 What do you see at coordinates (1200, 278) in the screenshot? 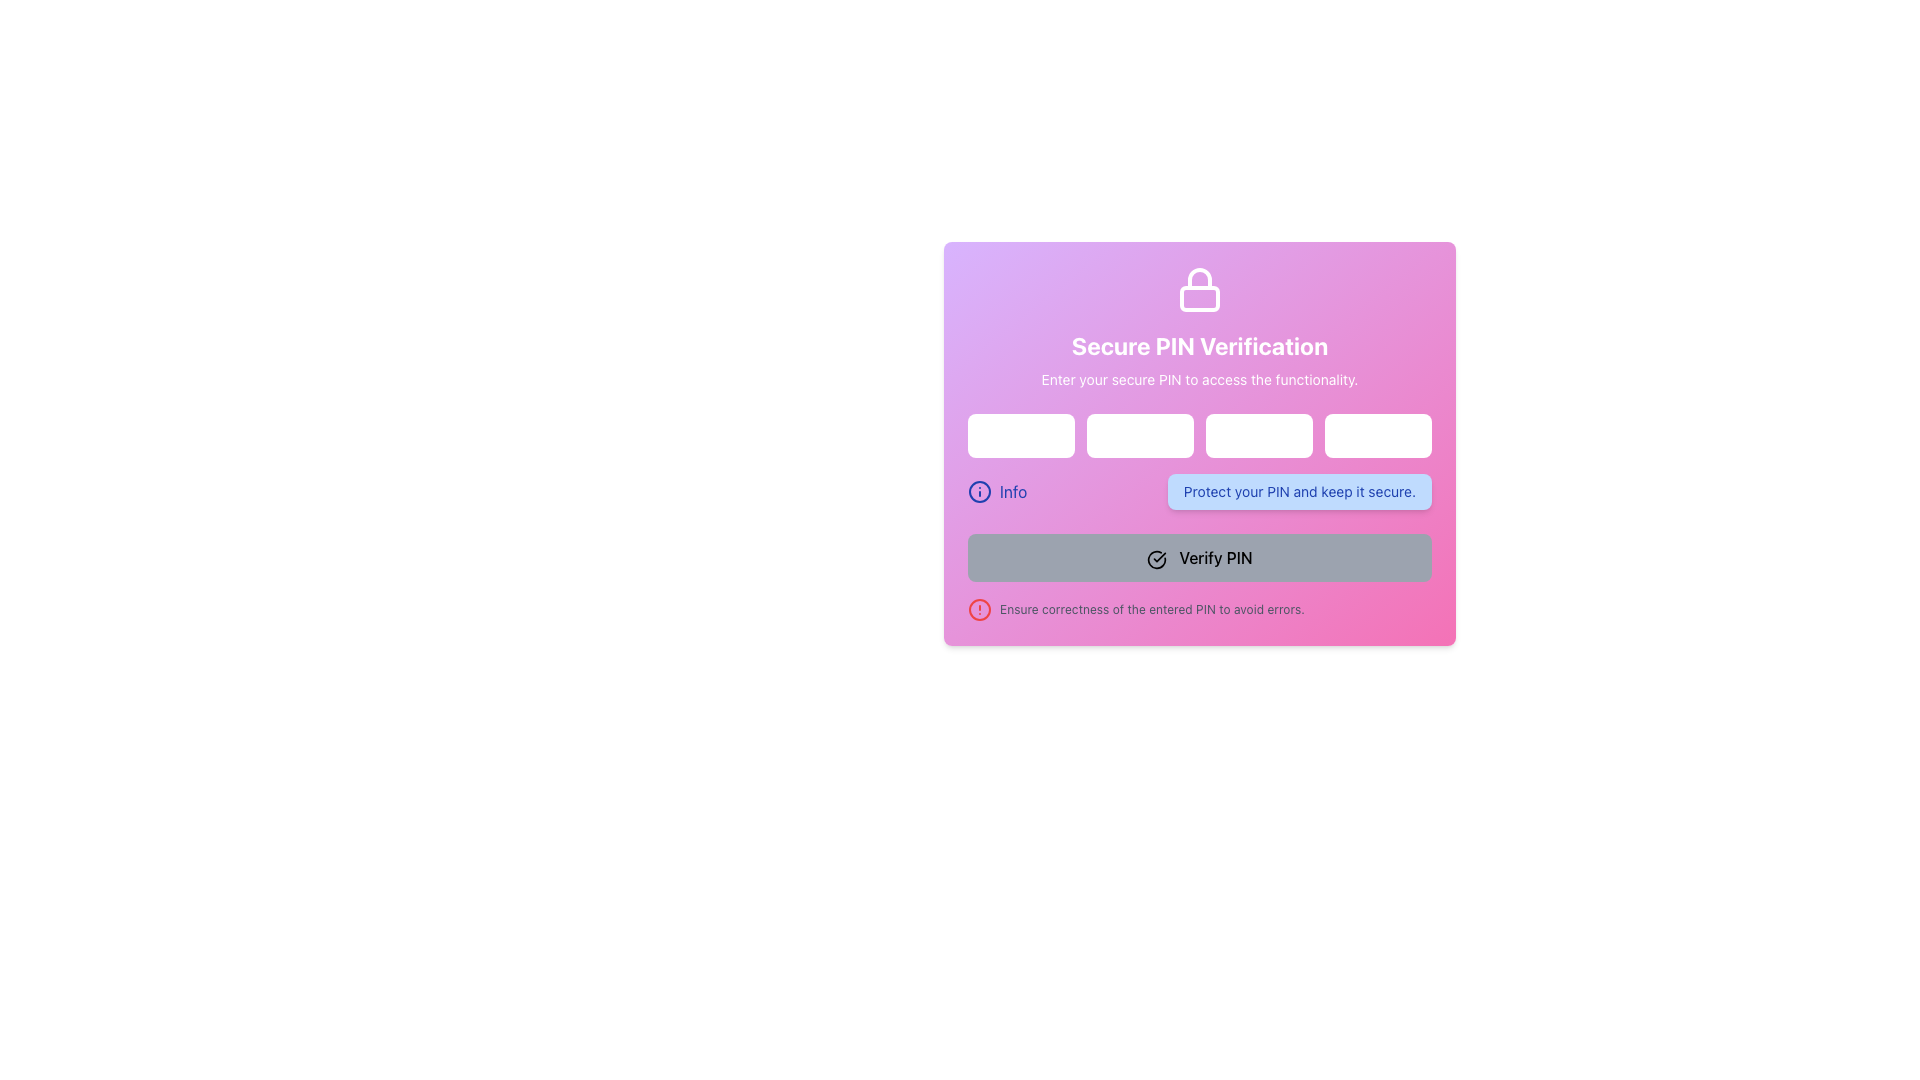
I see `the curved arc of the lock icon which symbolizes security or privacy, located at the top section of the form interface` at bounding box center [1200, 278].